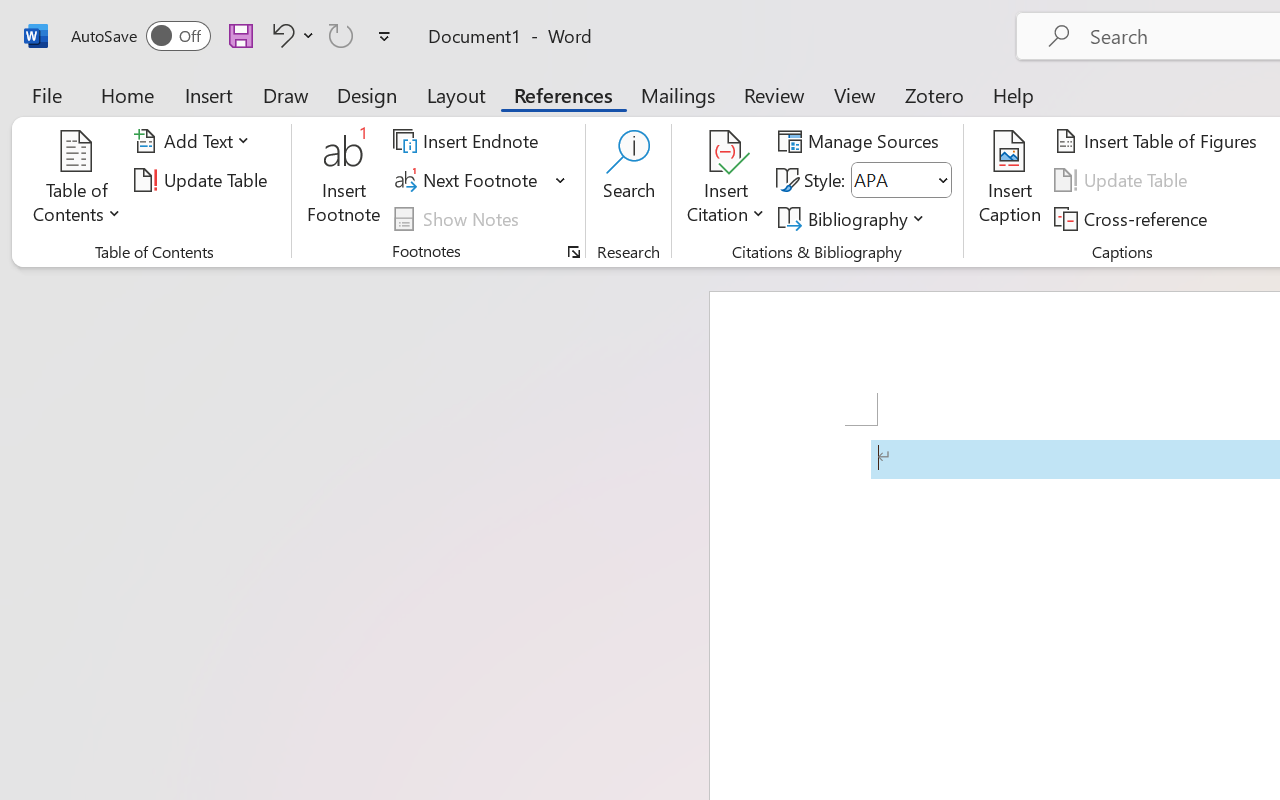  Describe the element at coordinates (1124, 179) in the screenshot. I see `'Update Table'` at that location.